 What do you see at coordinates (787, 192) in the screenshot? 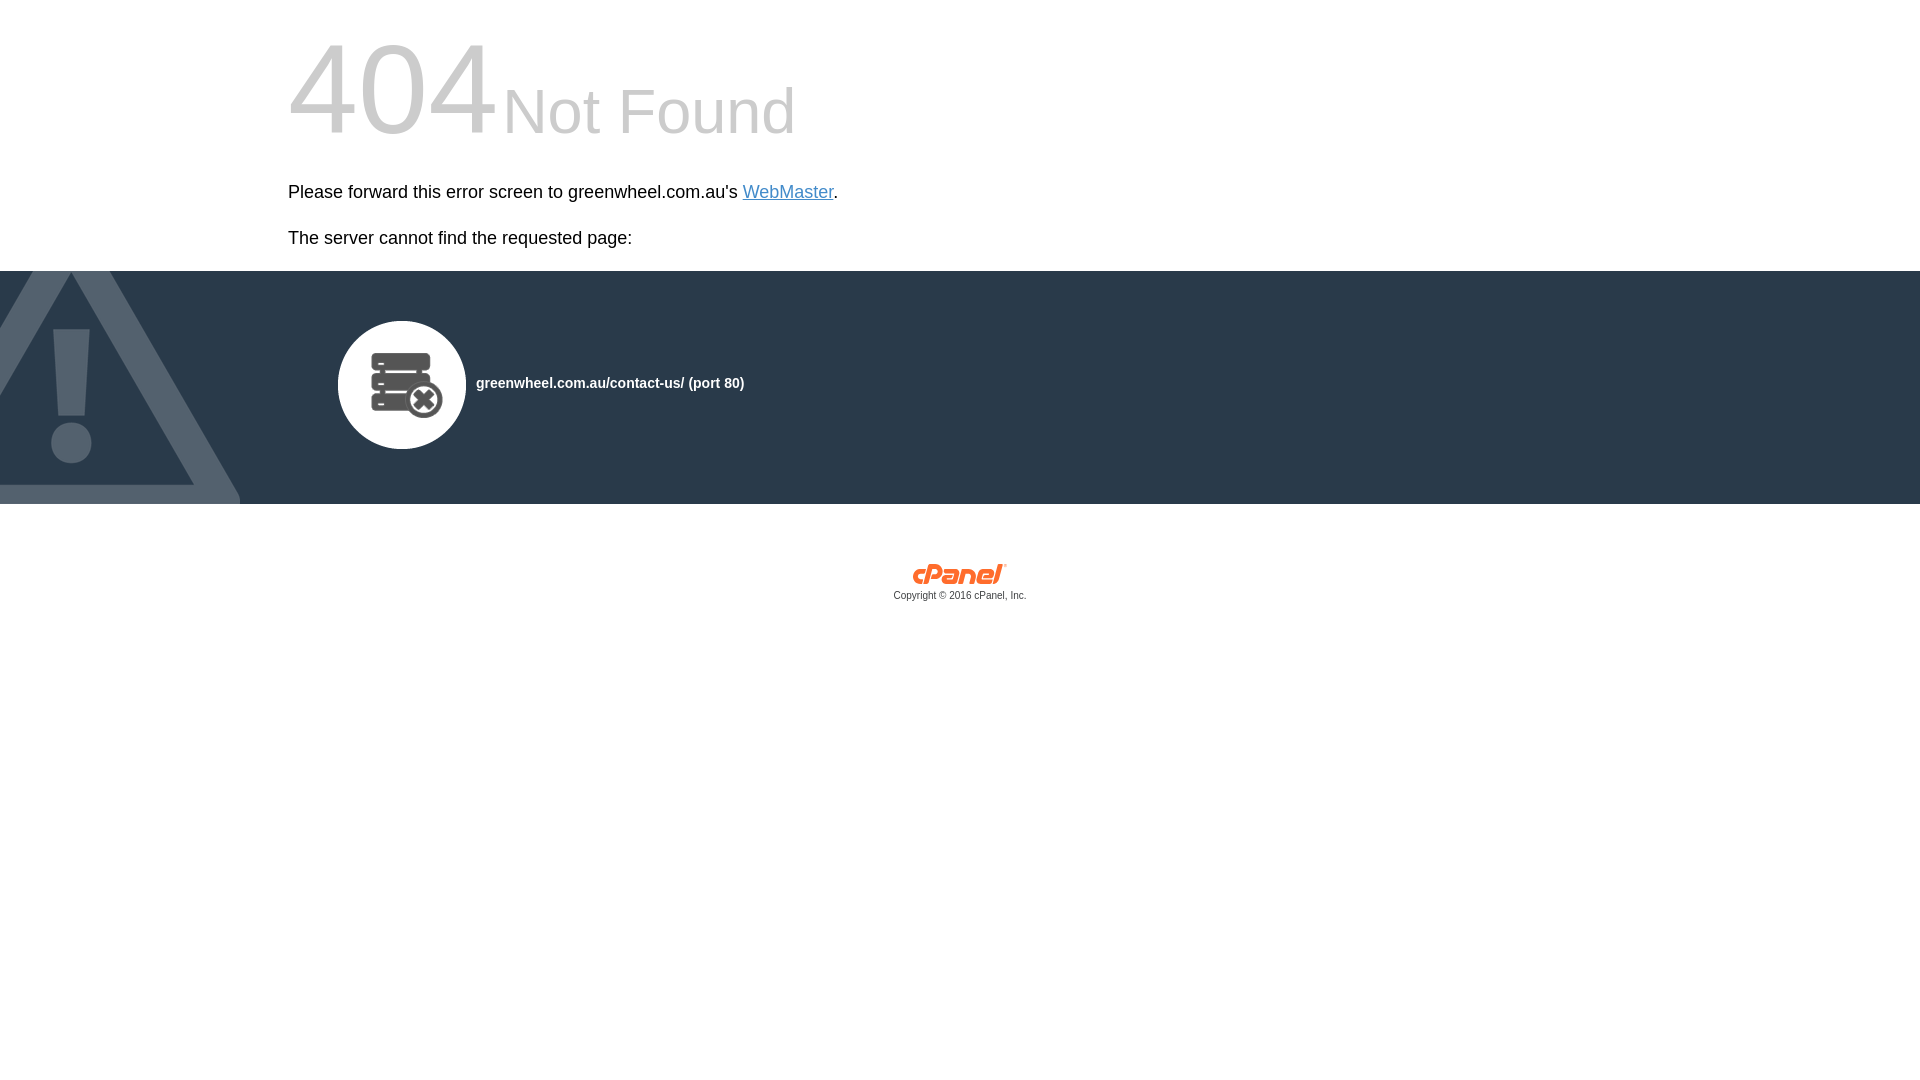
I see `'WebMaster'` at bounding box center [787, 192].